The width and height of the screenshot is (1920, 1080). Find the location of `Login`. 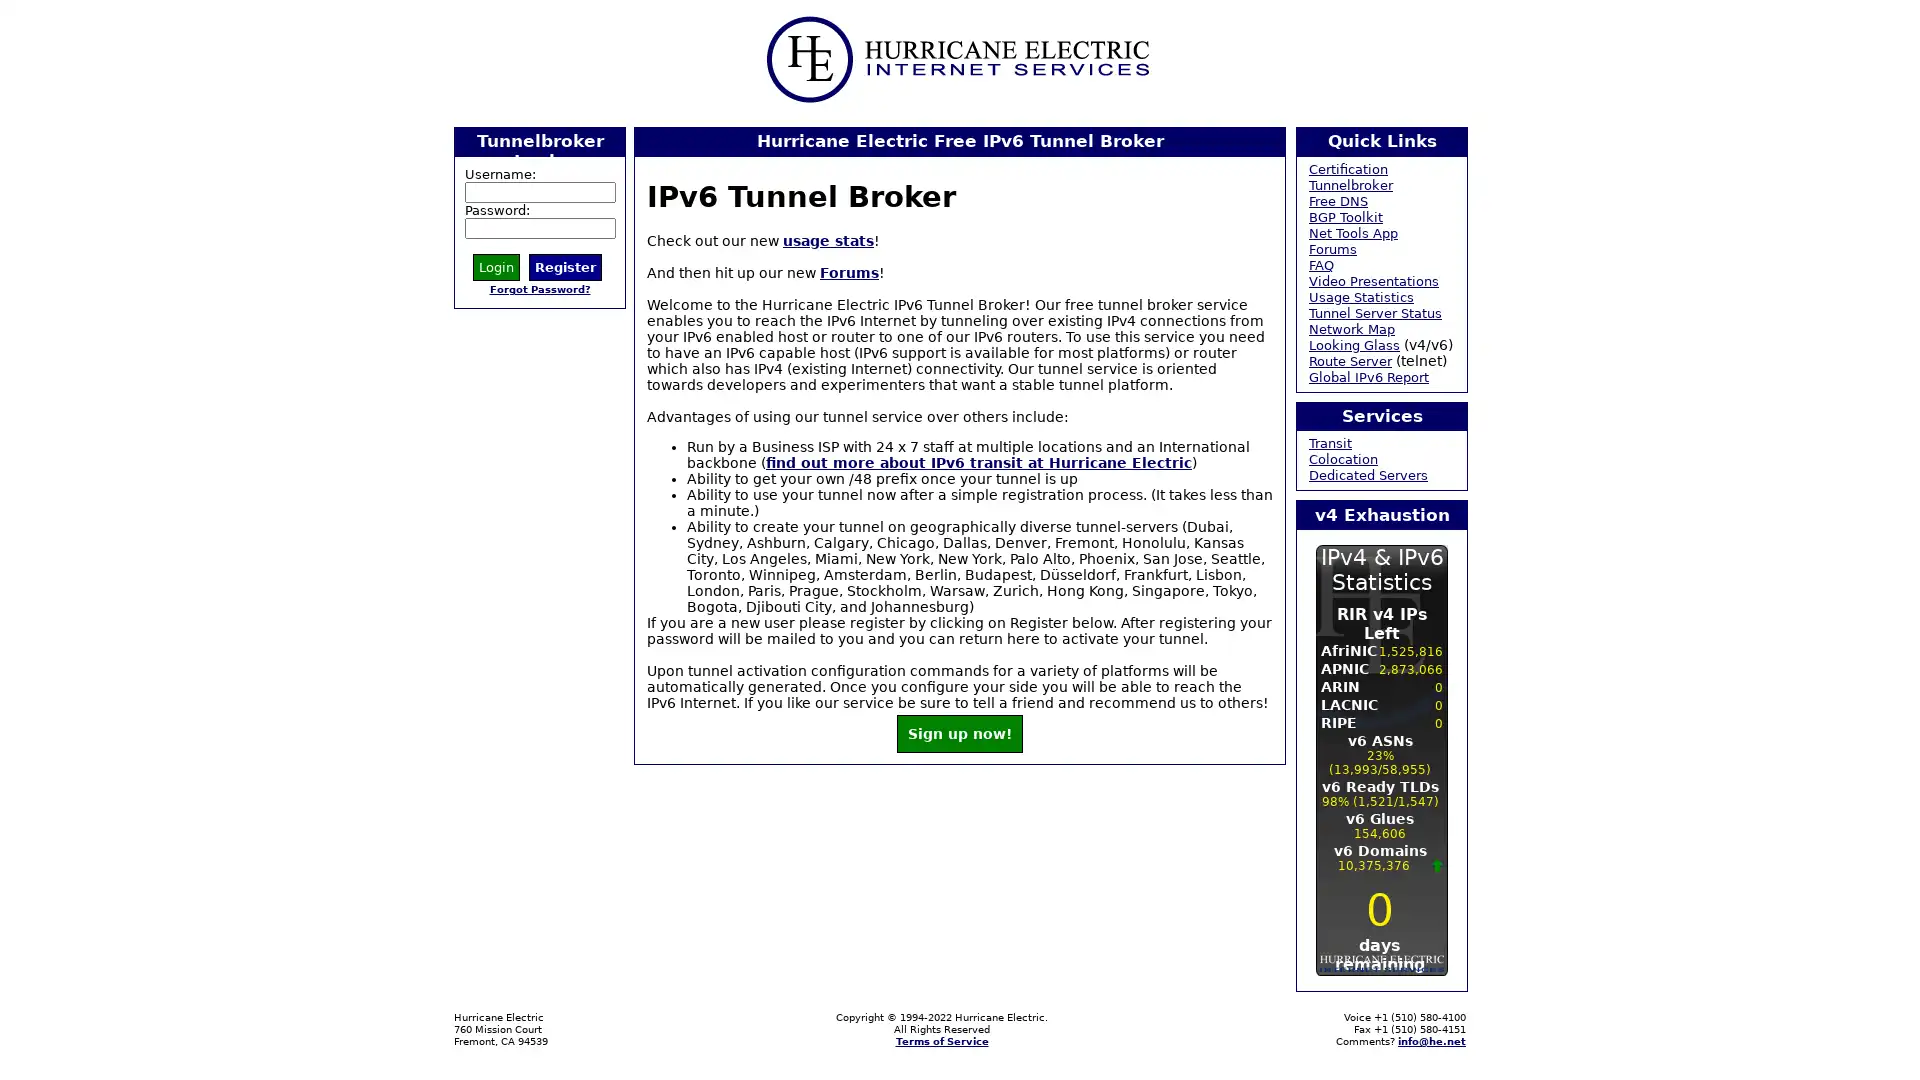

Login is located at coordinates (496, 265).